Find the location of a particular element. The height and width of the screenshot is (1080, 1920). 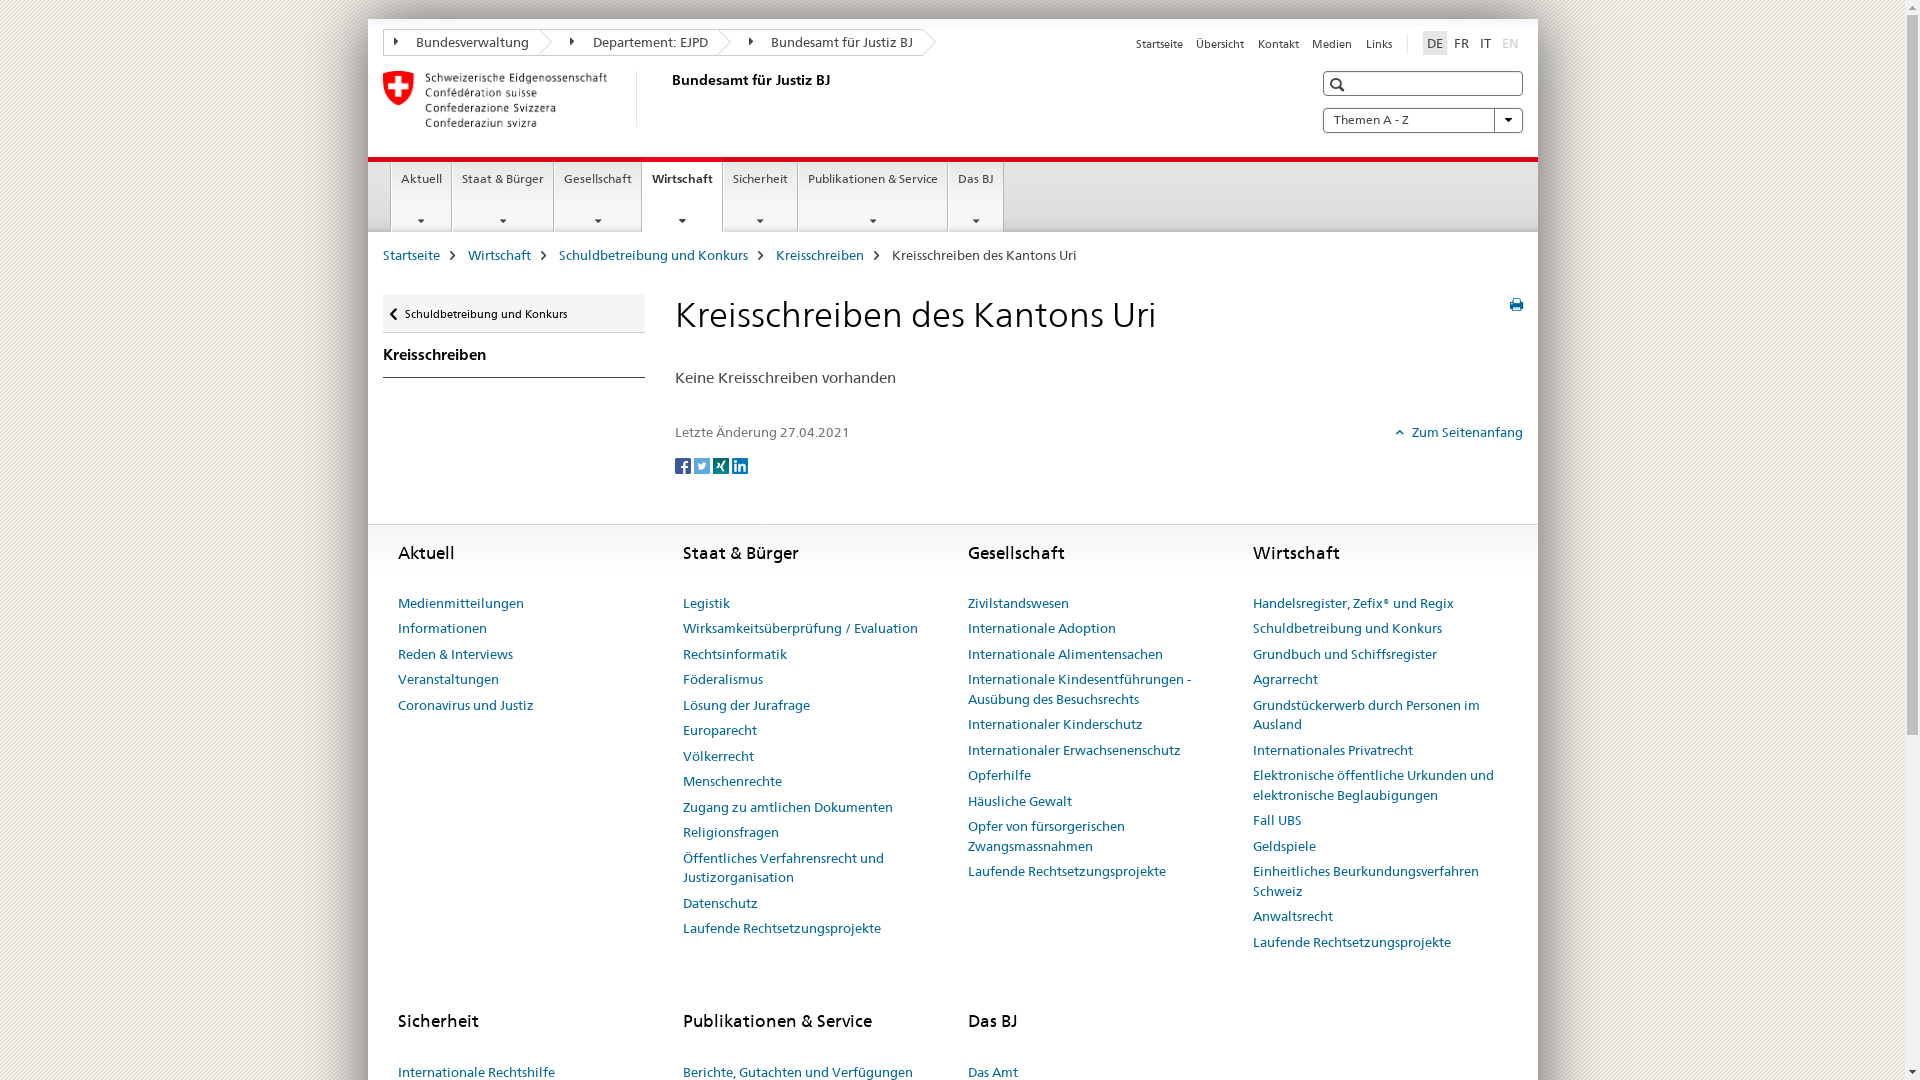

'Rechtsinformatik' is located at coordinates (733, 655).